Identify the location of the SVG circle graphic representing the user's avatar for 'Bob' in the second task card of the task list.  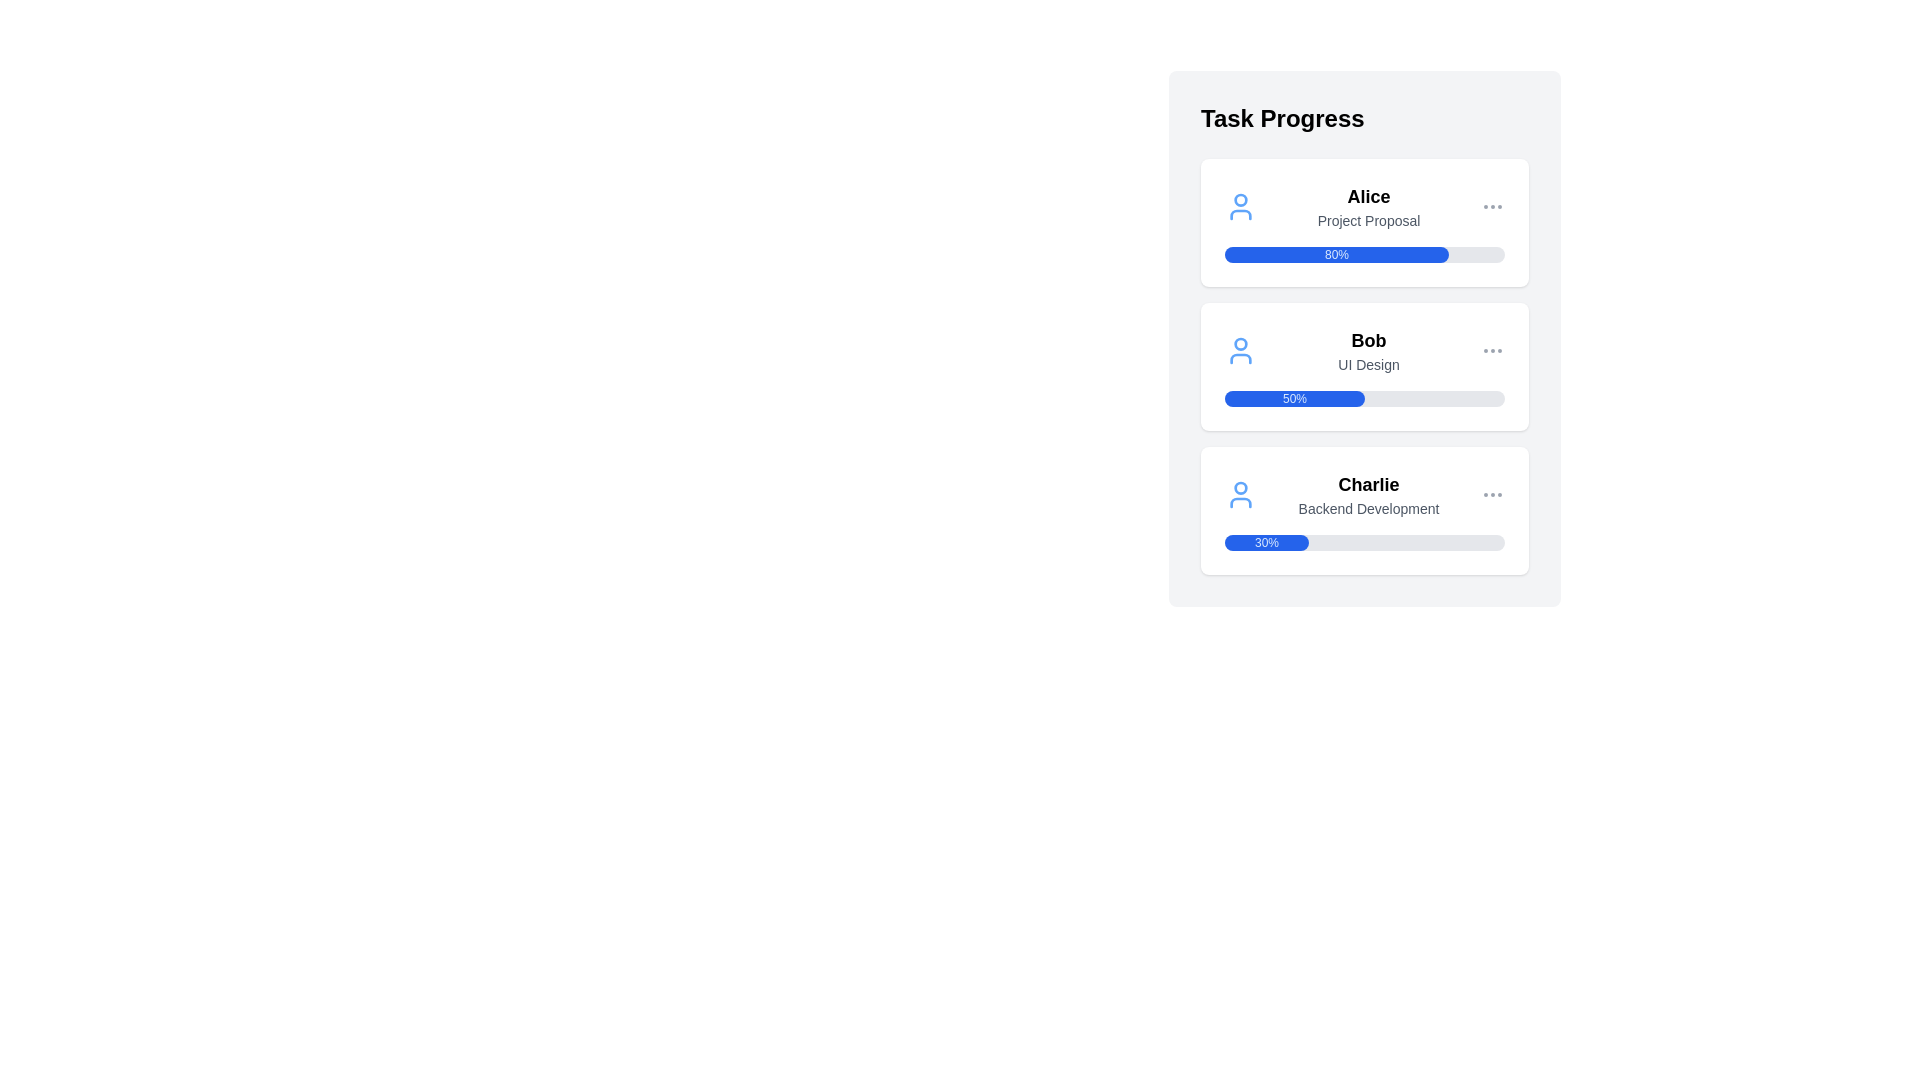
(1240, 342).